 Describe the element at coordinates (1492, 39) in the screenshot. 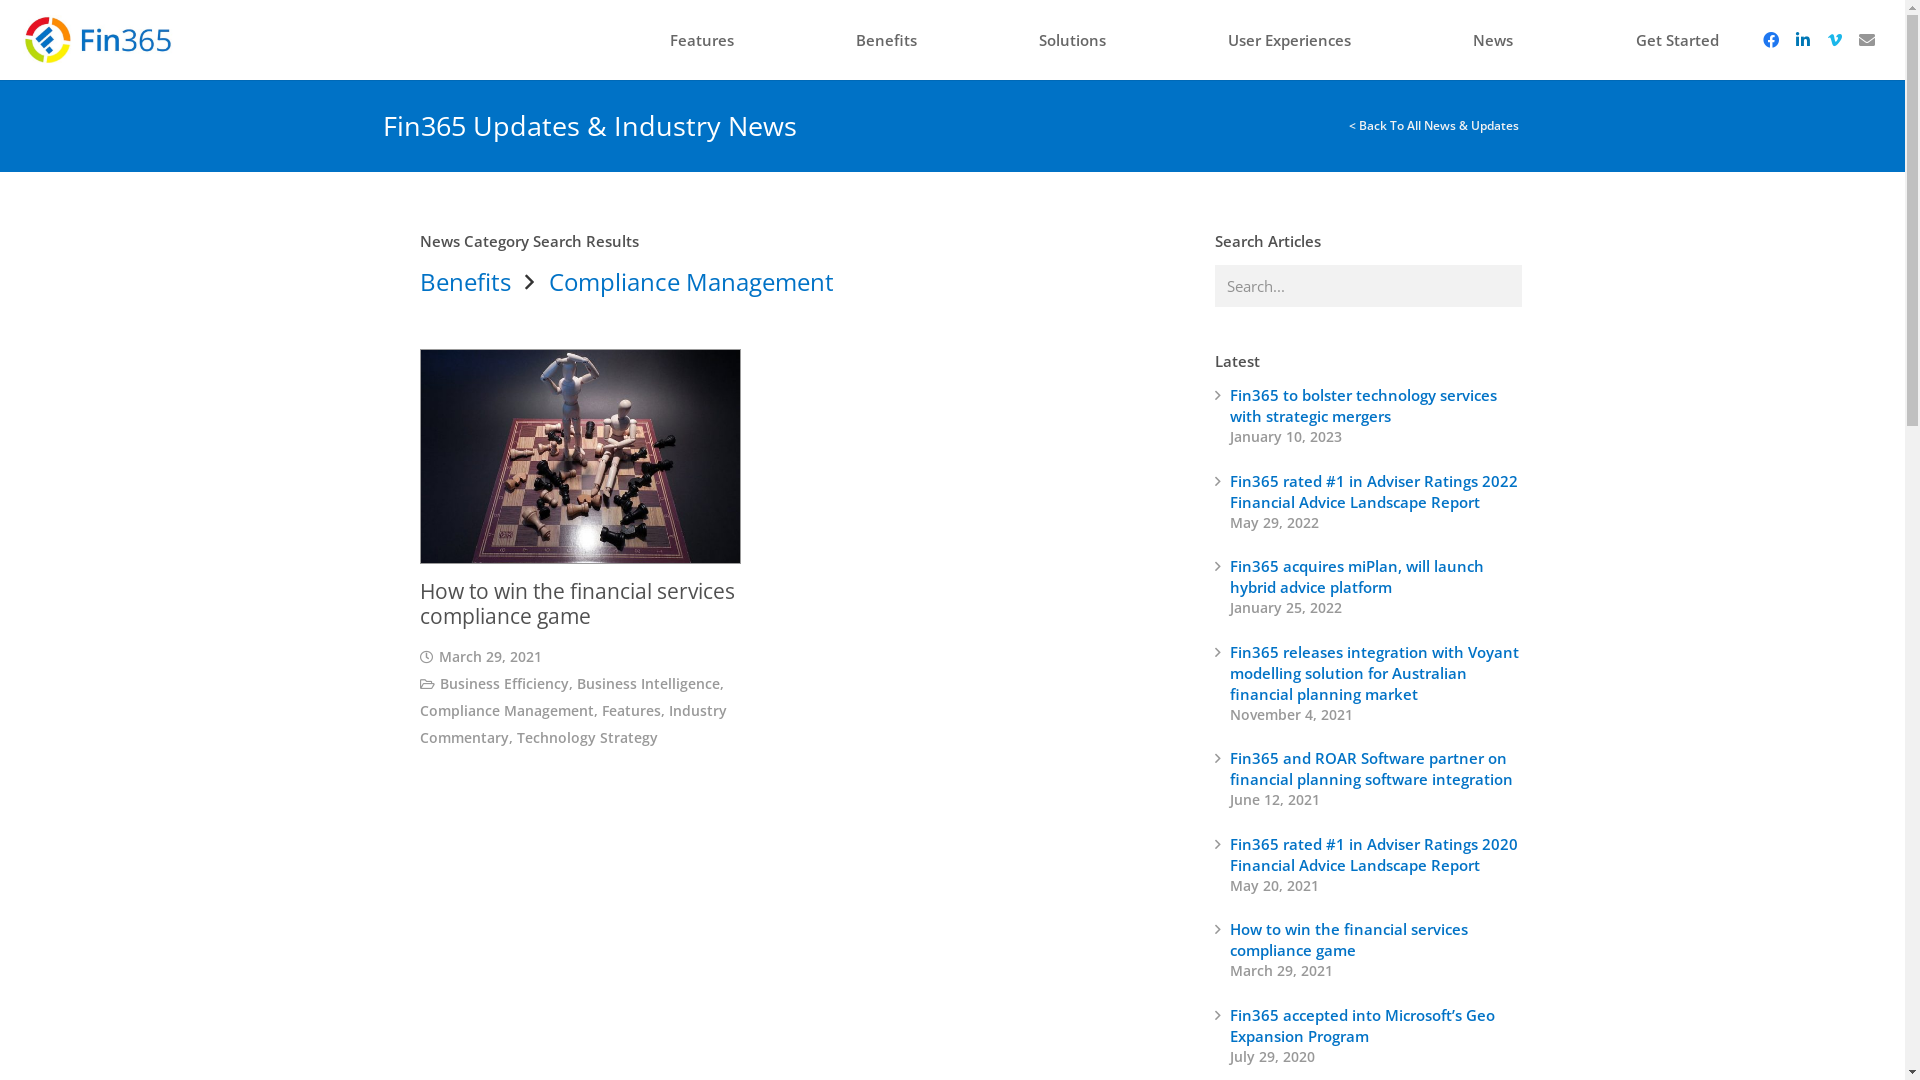

I see `'News'` at that location.